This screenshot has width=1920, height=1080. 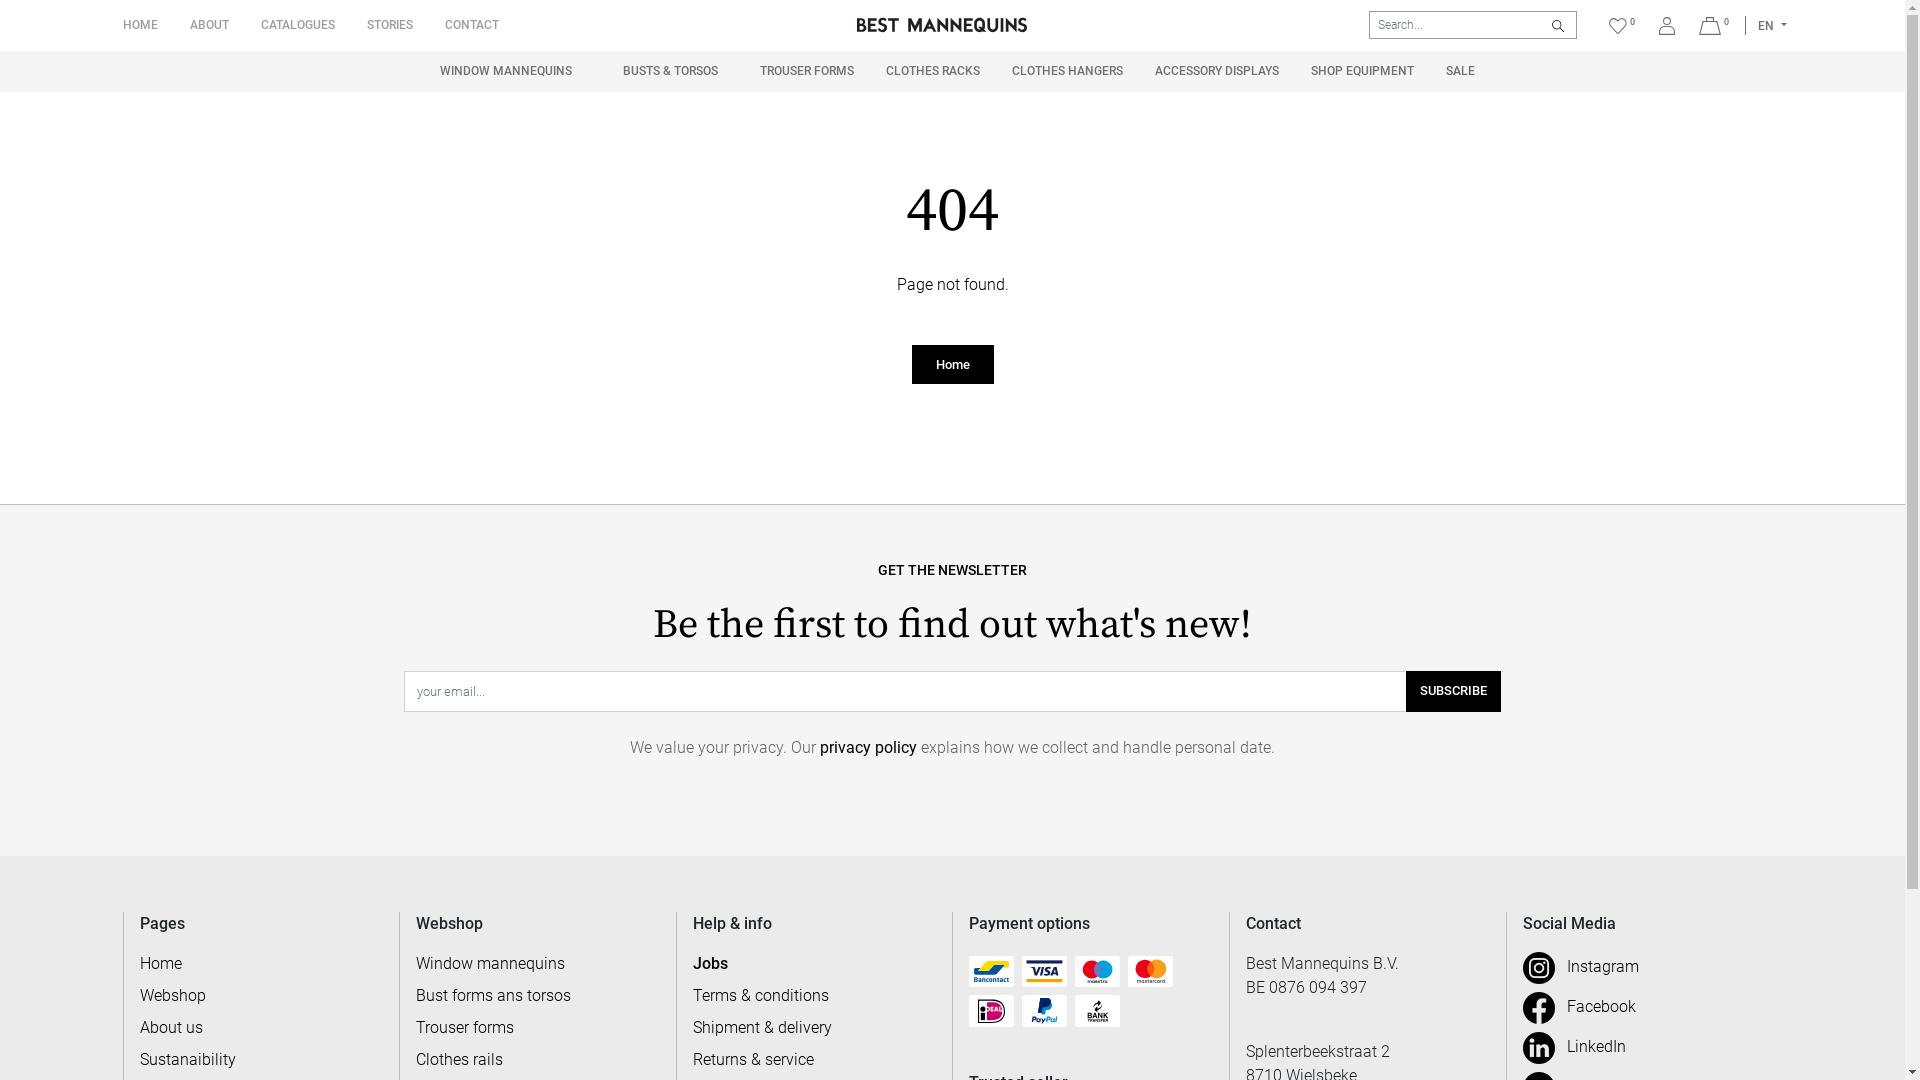 I want to click on 'Shipment & delivery', so click(x=692, y=1027).